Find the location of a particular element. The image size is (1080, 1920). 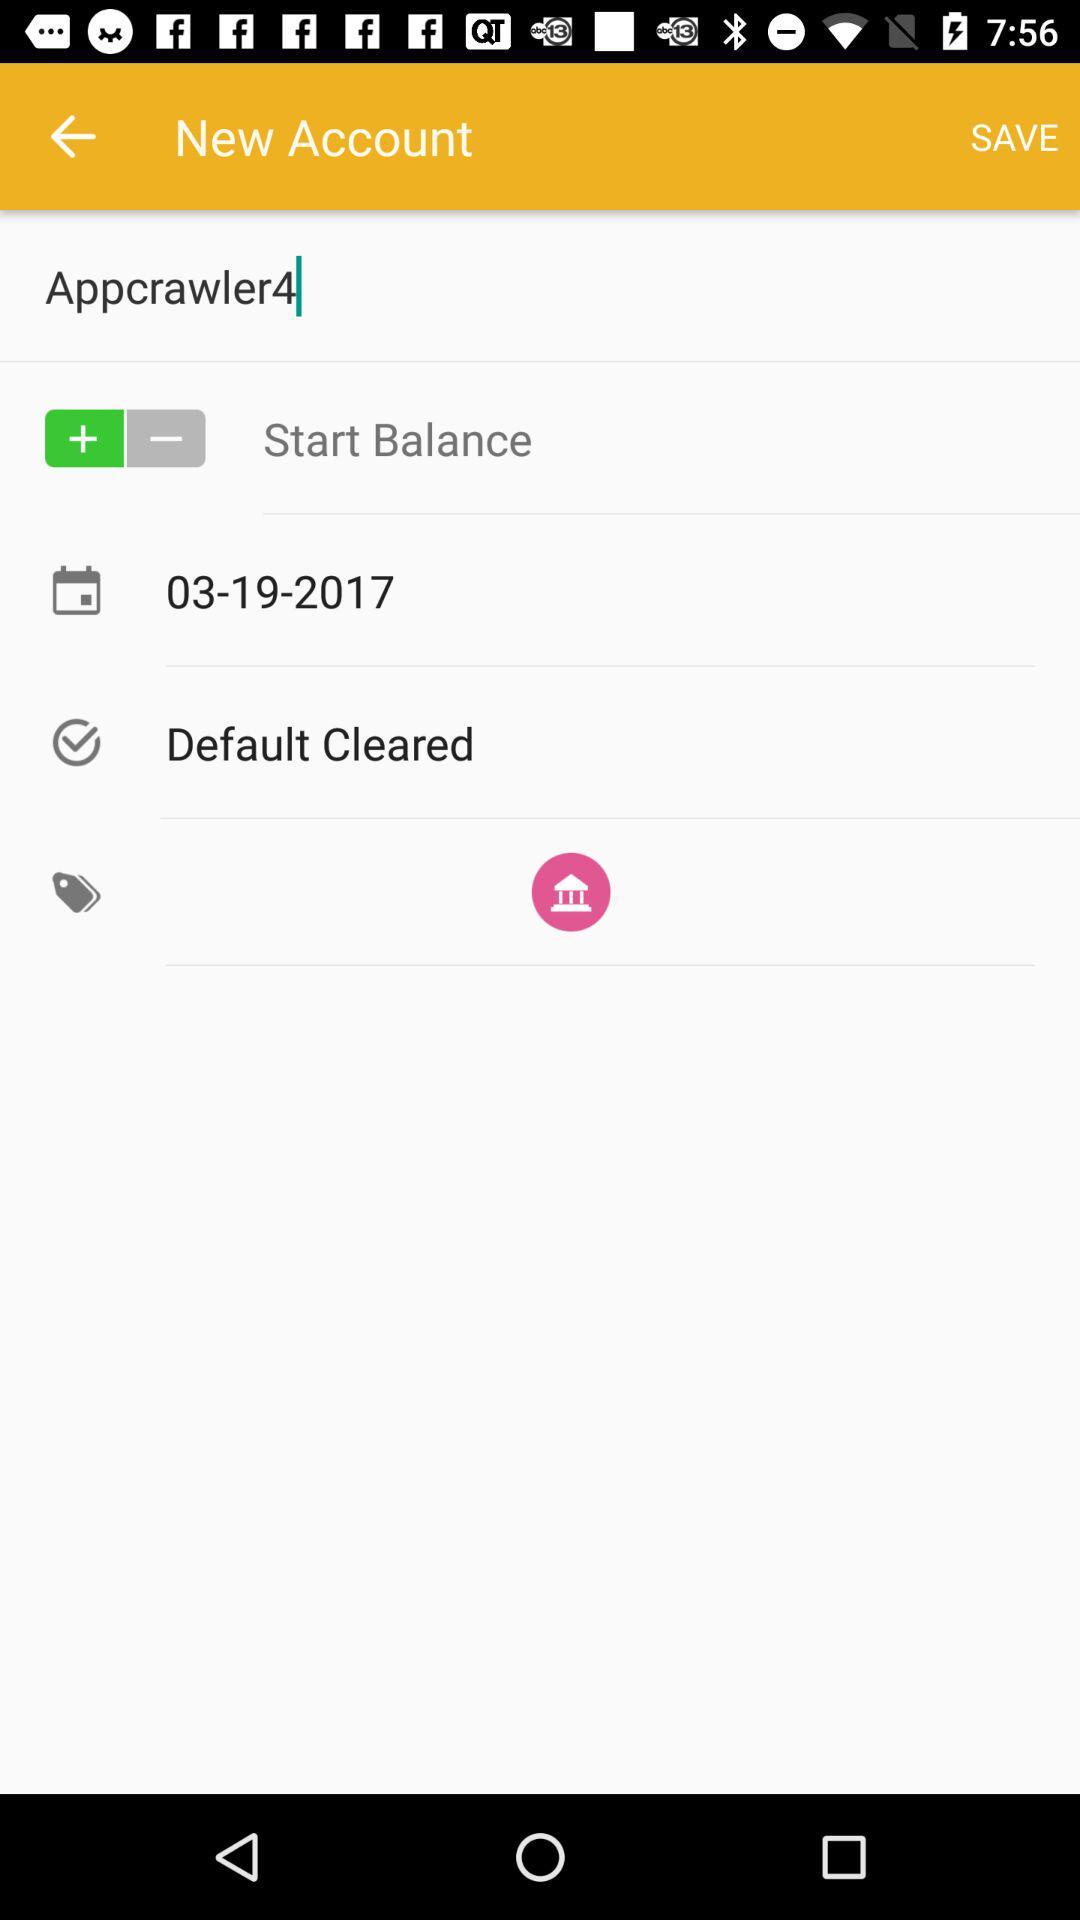

the button is located at coordinates (165, 437).